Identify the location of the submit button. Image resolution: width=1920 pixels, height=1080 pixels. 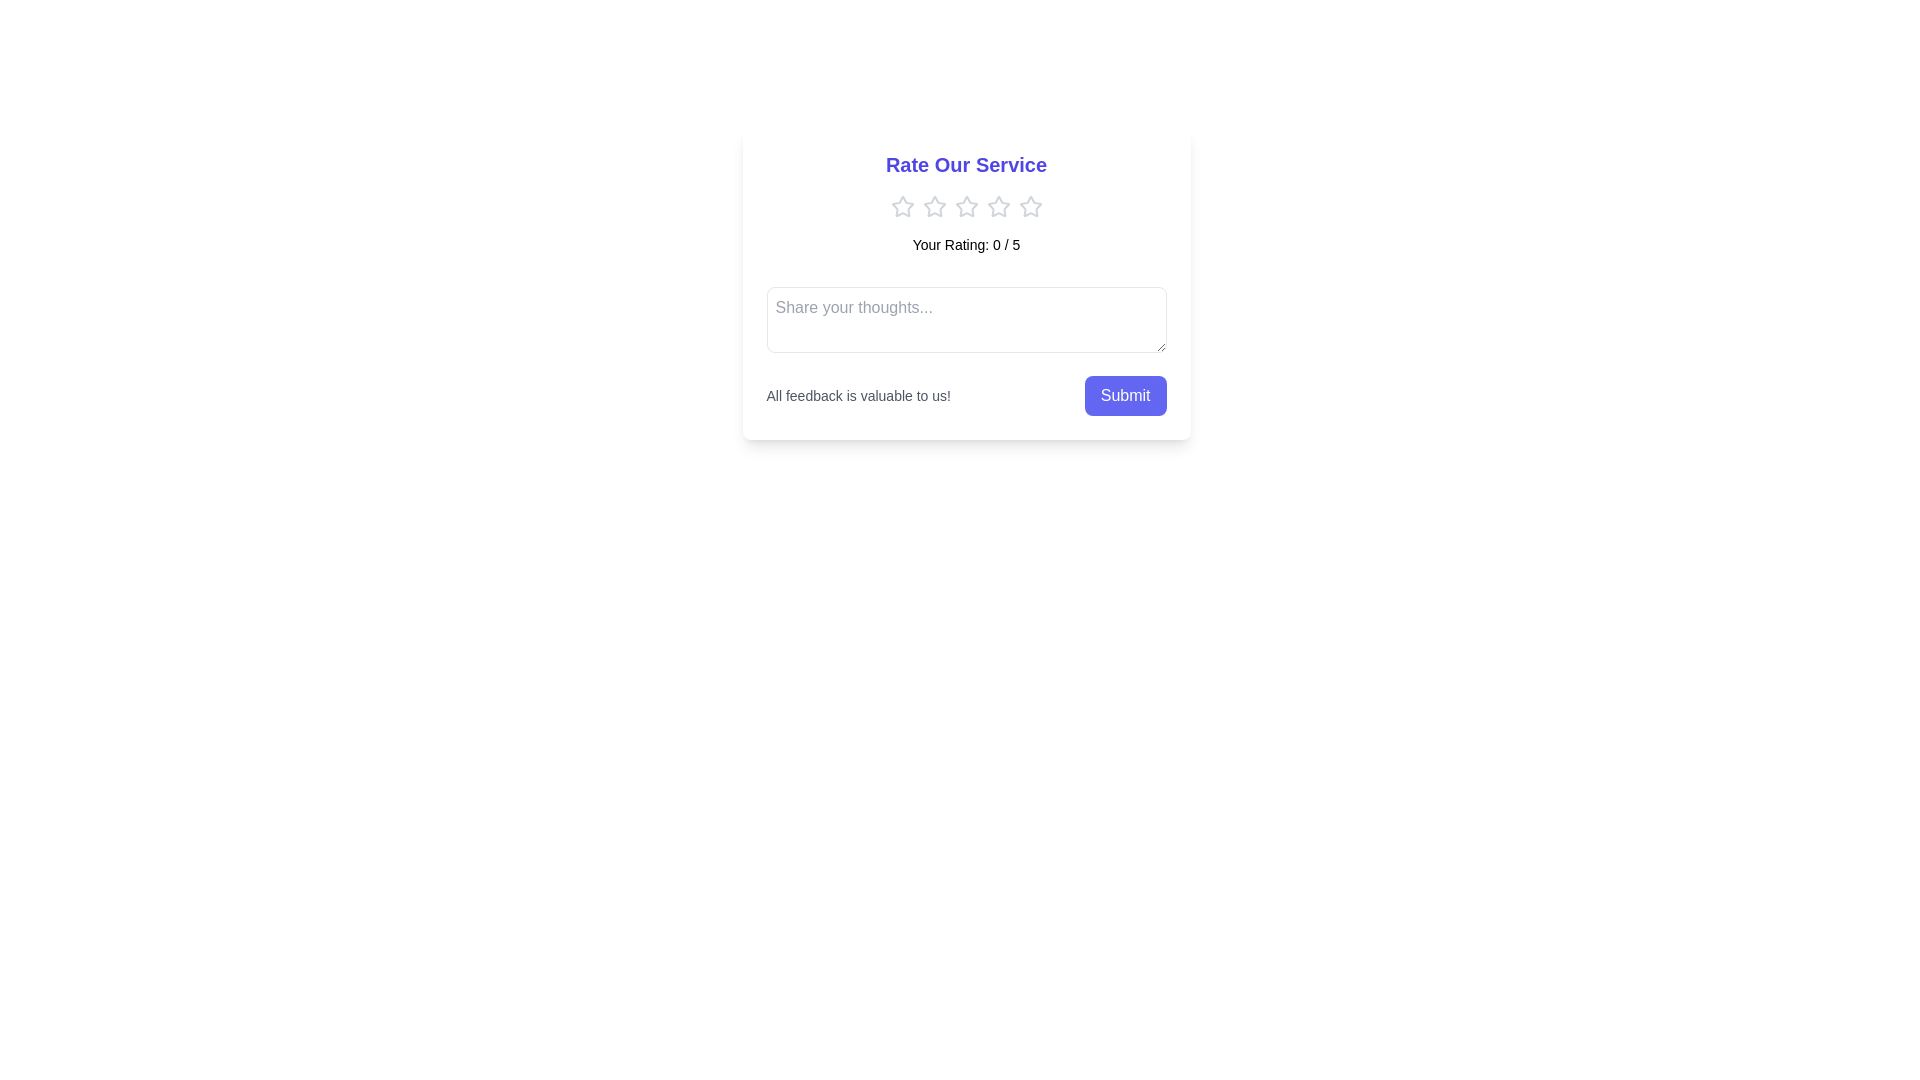
(1125, 396).